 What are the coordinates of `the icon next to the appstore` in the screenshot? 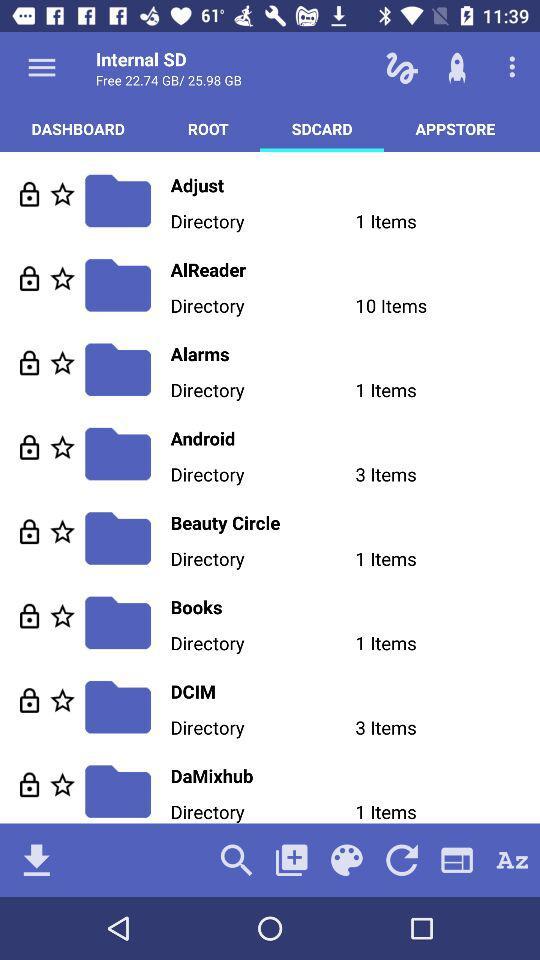 It's located at (322, 127).